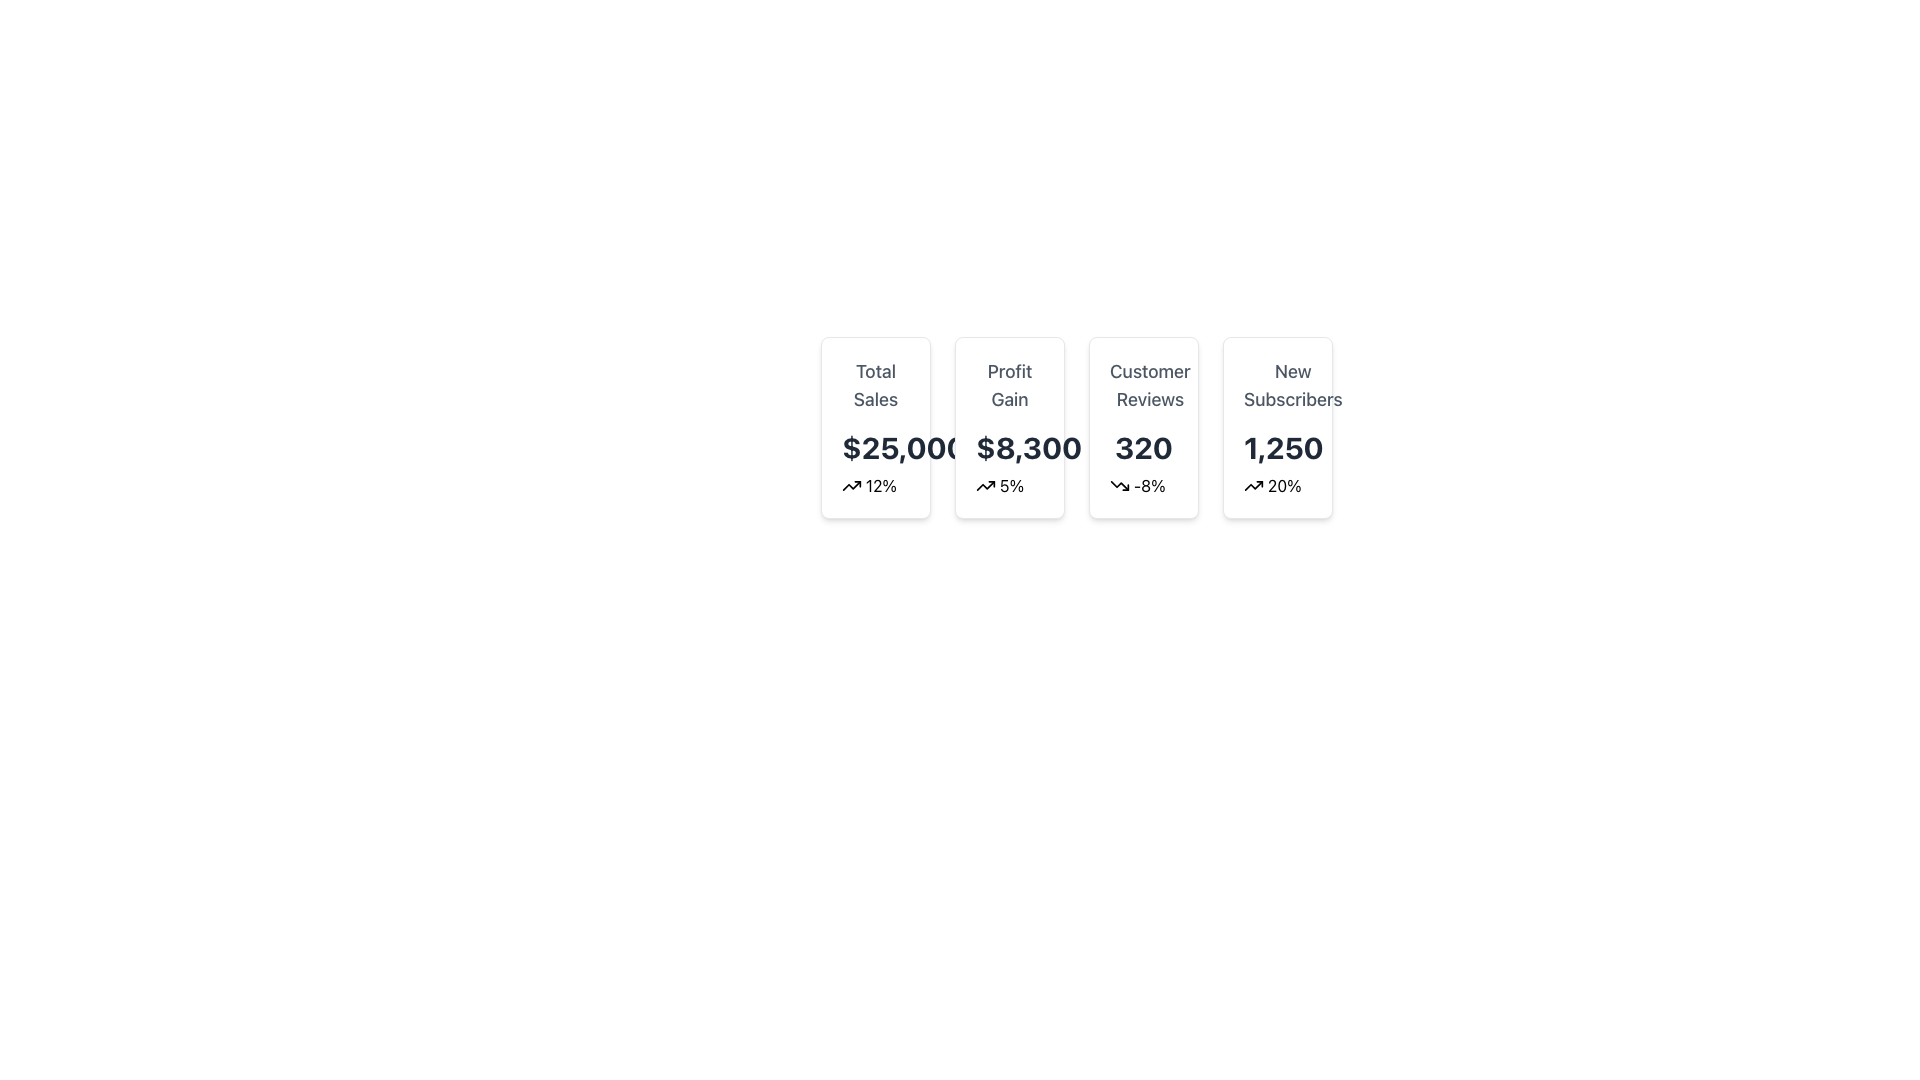 The image size is (1920, 1080). What do you see at coordinates (851, 486) in the screenshot?
I see `the upward trend icon located beneath the '$25,000' total sales figure in the leftmost summary card, which also displays a '12%' percentage change` at bounding box center [851, 486].